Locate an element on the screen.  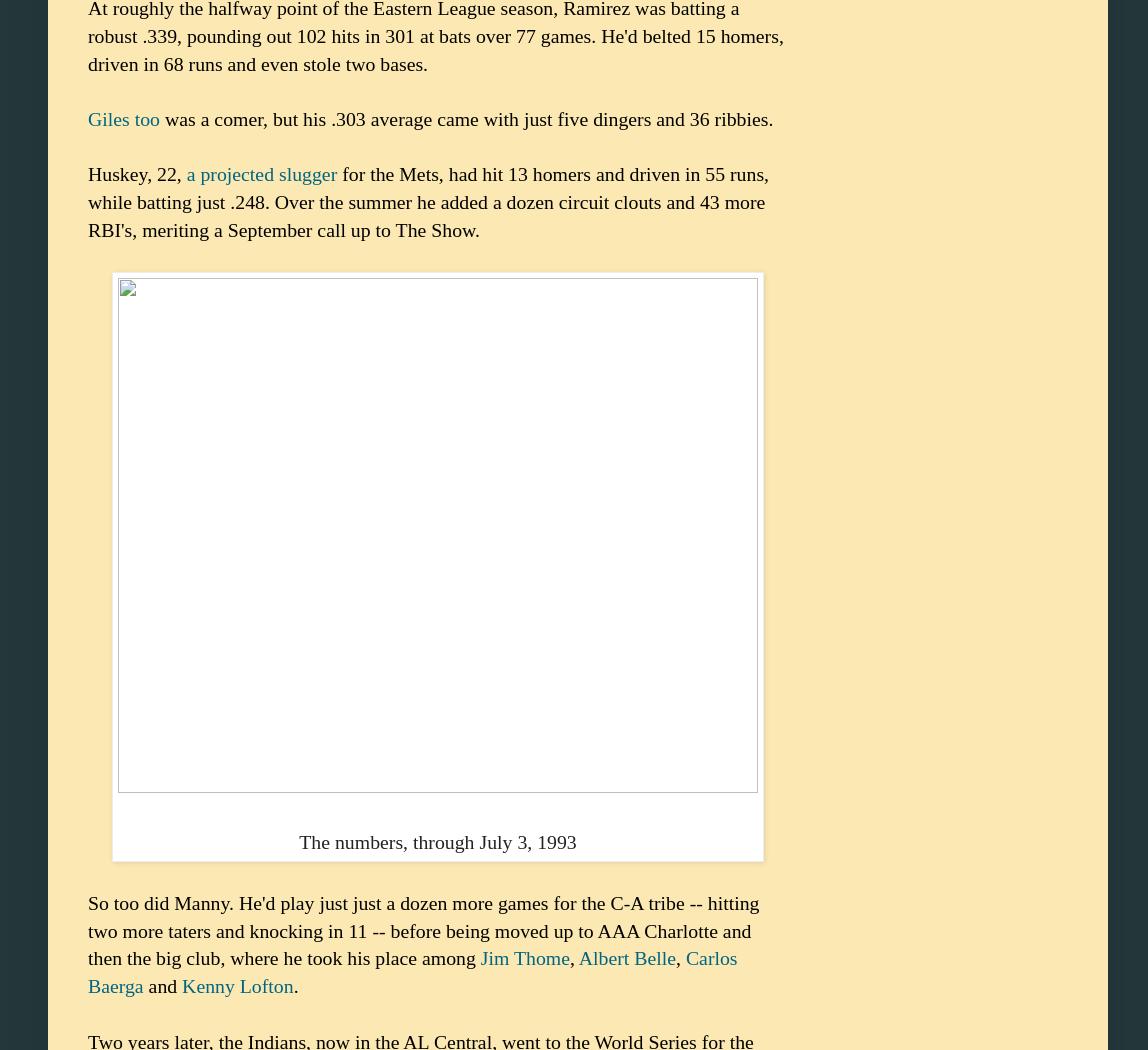
'was a comer, but his .303 average came with just five dingers and 36 ribbies.' is located at coordinates (465, 117).